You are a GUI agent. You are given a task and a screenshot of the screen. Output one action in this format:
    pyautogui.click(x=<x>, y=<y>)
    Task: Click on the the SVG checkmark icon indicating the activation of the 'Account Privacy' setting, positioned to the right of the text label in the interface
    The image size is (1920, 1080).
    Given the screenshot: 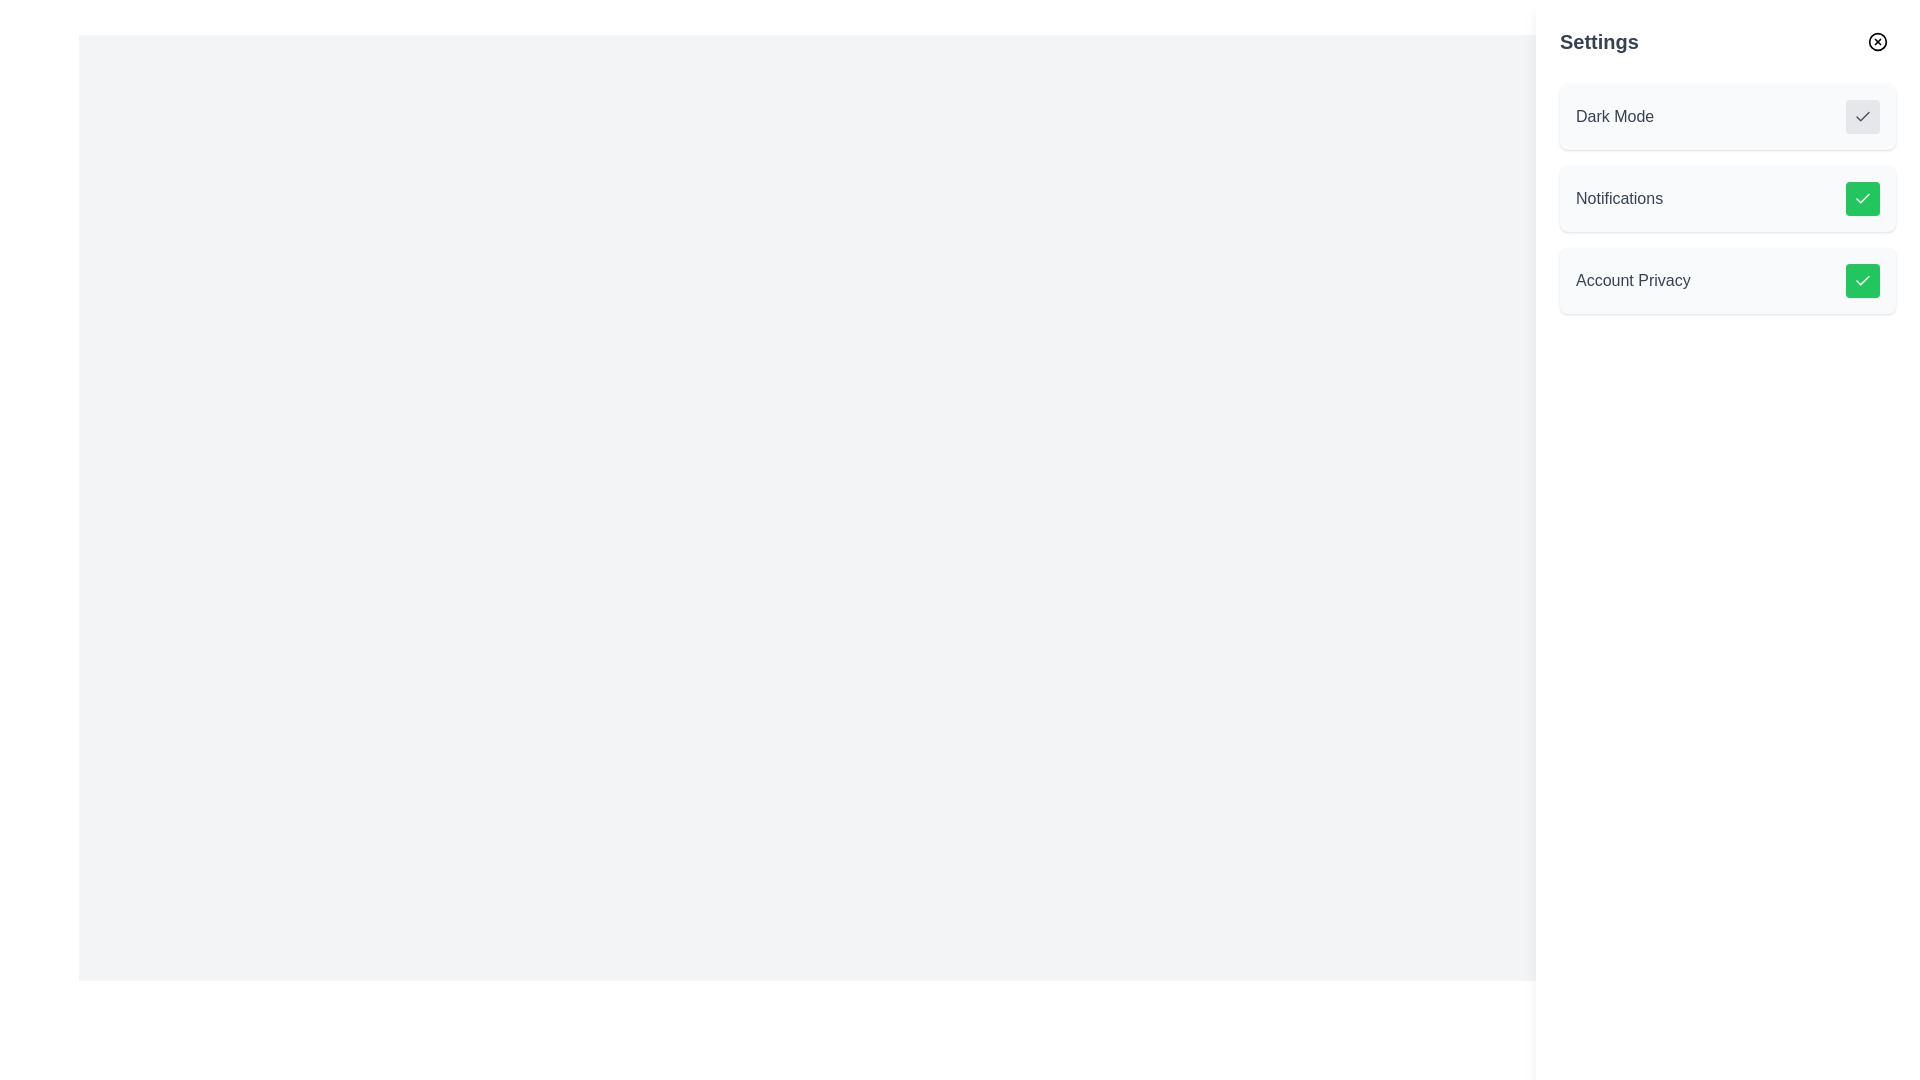 What is the action you would take?
    pyautogui.click(x=1861, y=281)
    